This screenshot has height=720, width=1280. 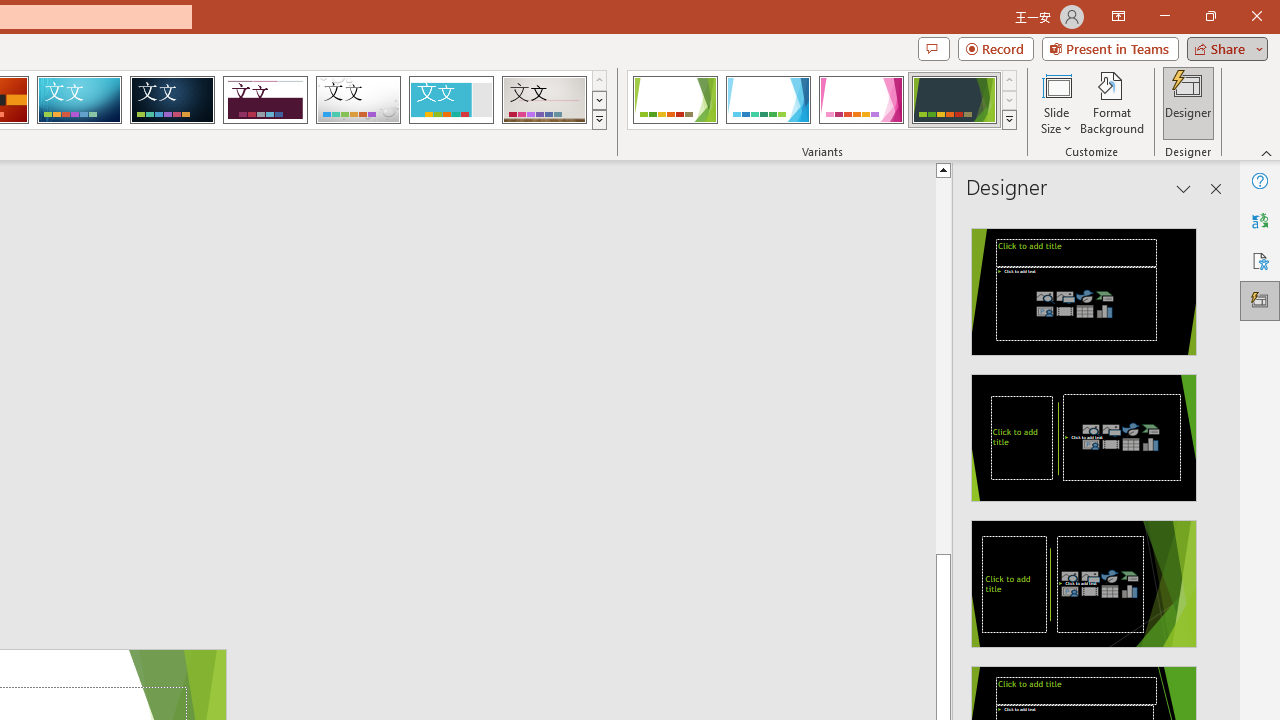 I want to click on 'Facet Variant 2', so click(x=767, y=100).